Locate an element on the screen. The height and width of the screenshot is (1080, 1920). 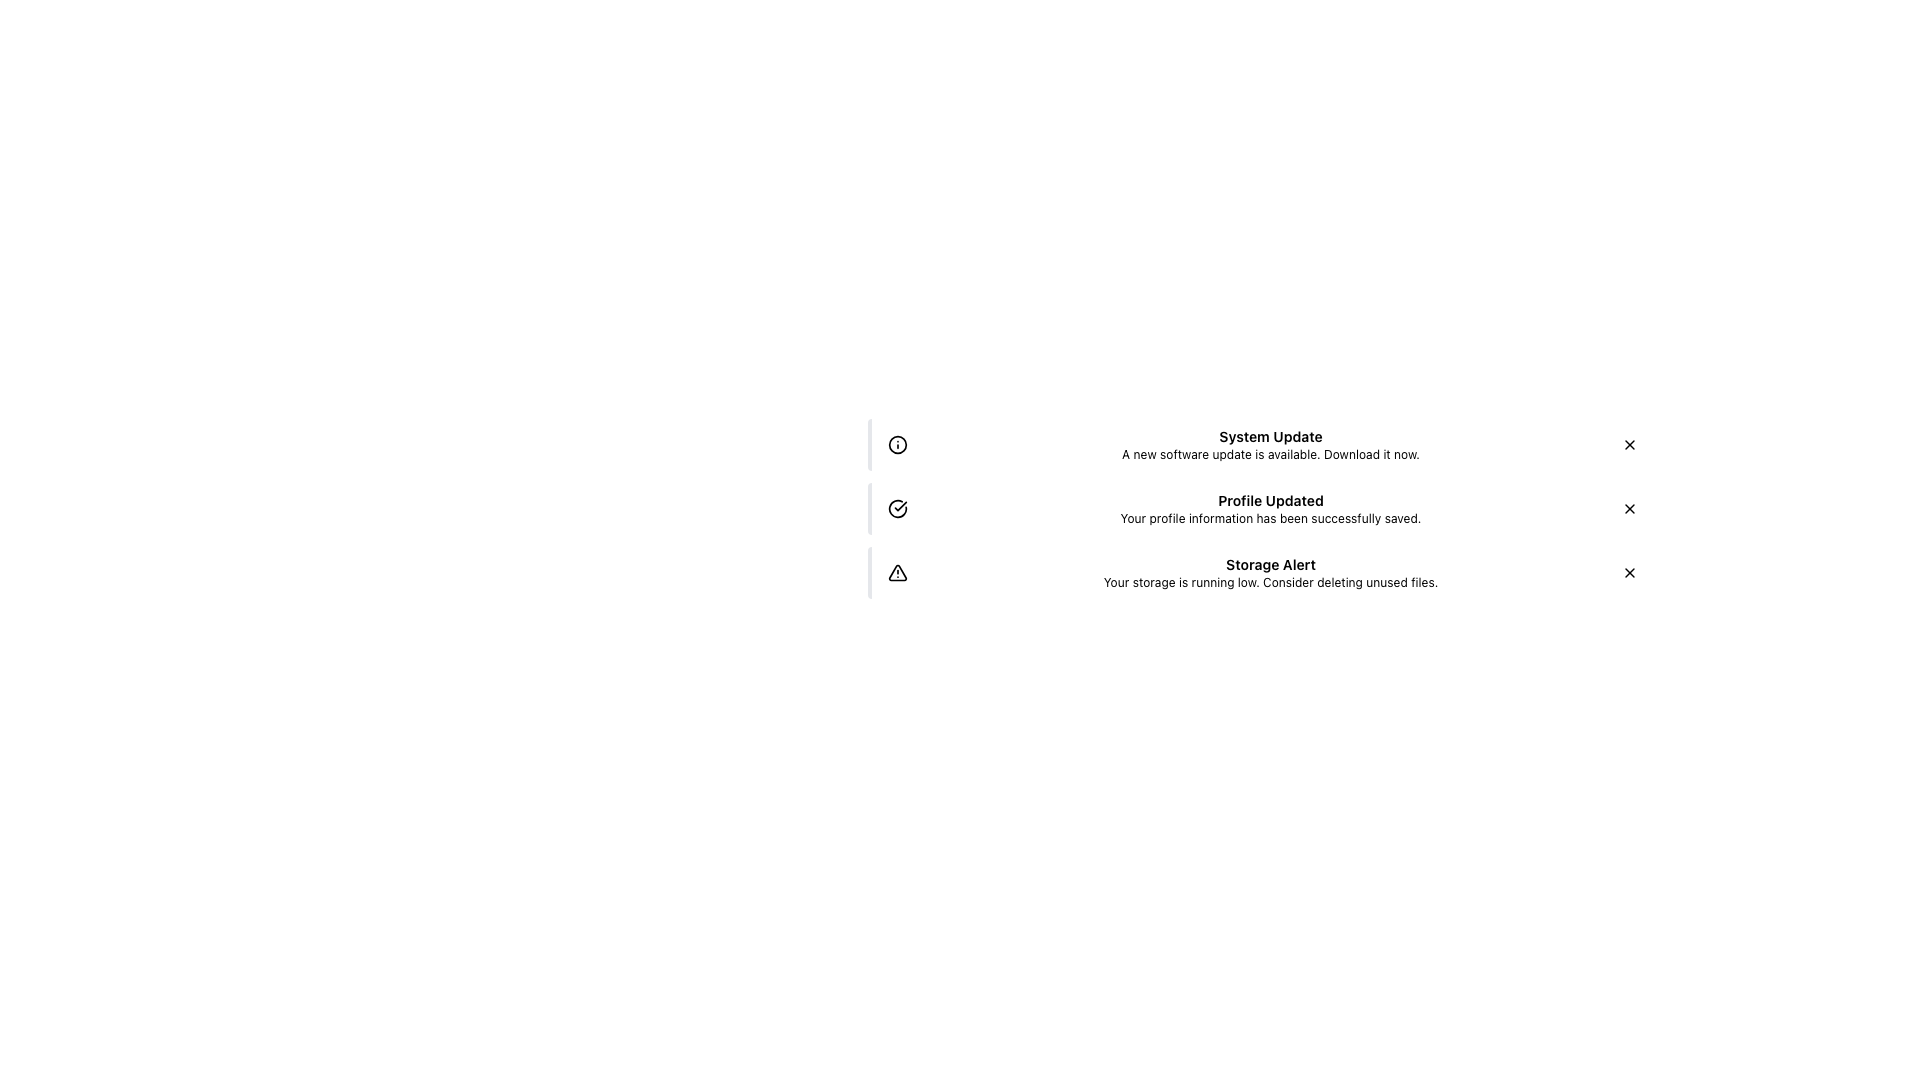
the Notification Card that alerts the user about low storage, which is the third card in a vertical stack of notification cards is located at coordinates (1260, 573).